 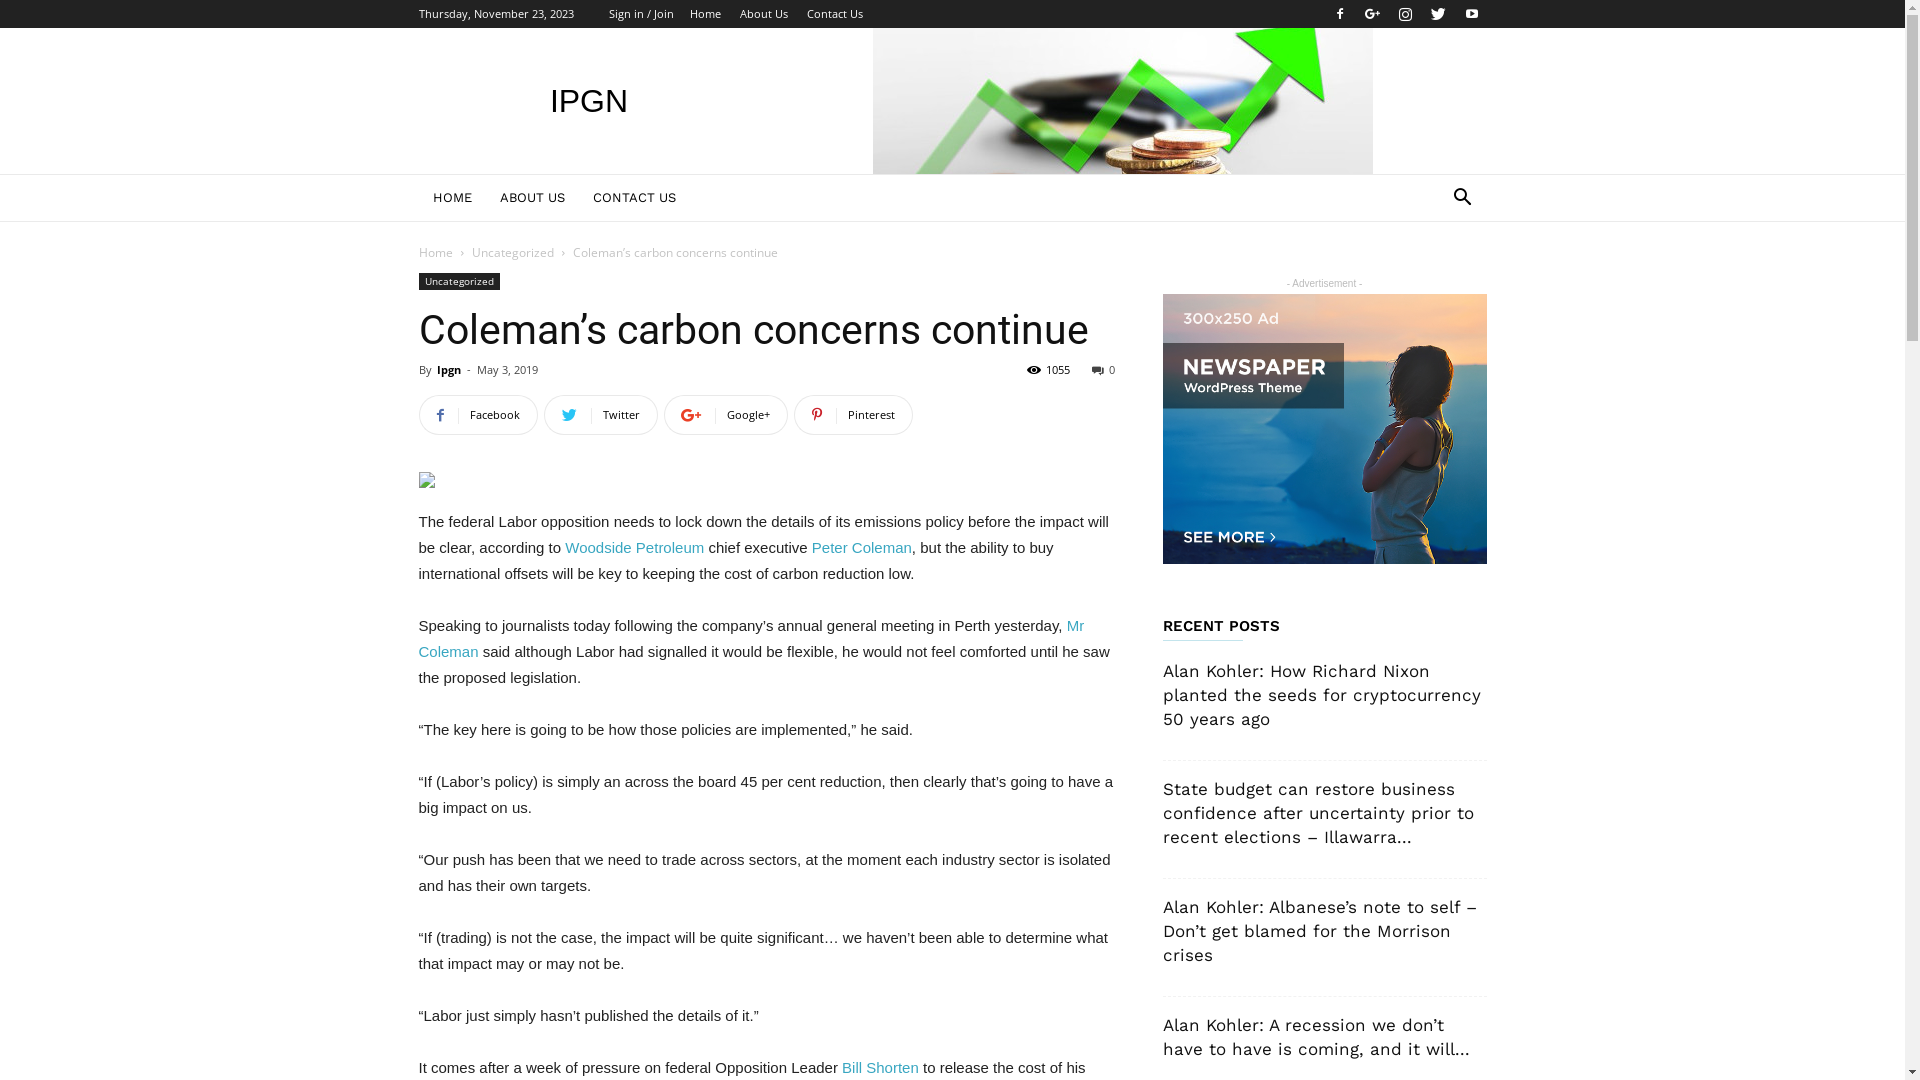 I want to click on 'Pinterest', so click(x=853, y=414).